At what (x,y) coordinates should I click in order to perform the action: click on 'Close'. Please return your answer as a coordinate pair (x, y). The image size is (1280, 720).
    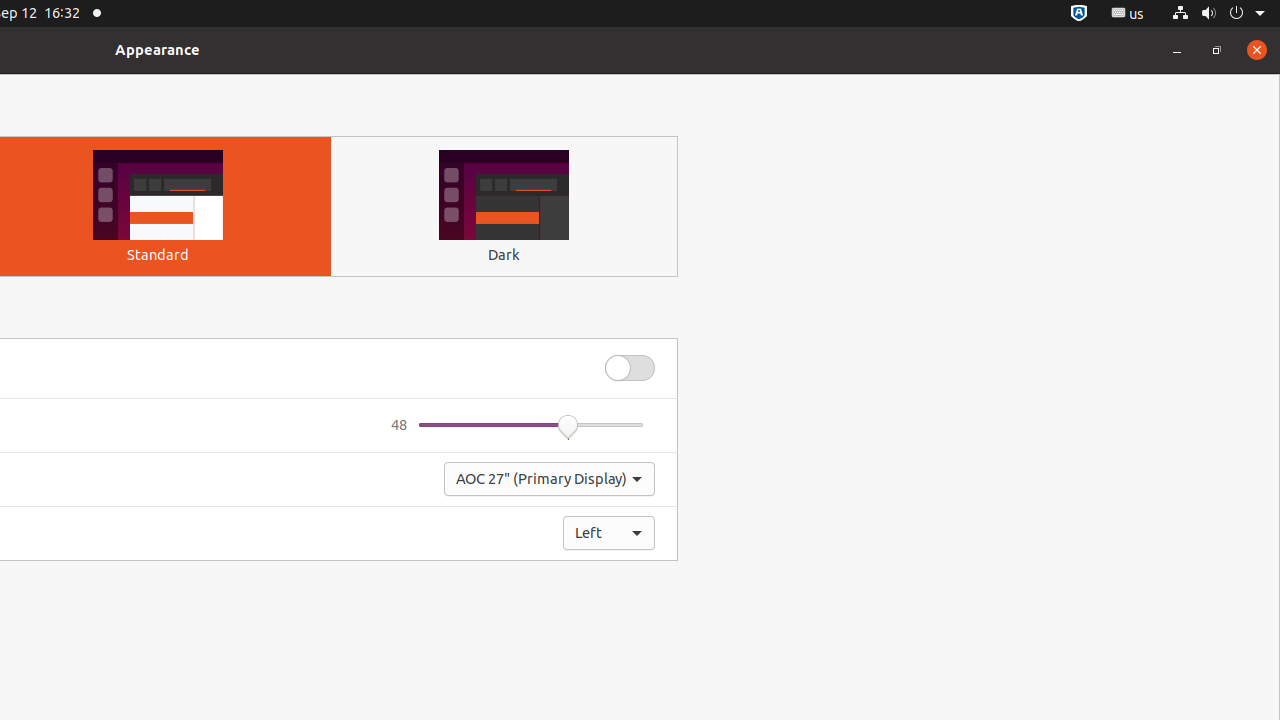
    Looking at the image, I should click on (1255, 48).